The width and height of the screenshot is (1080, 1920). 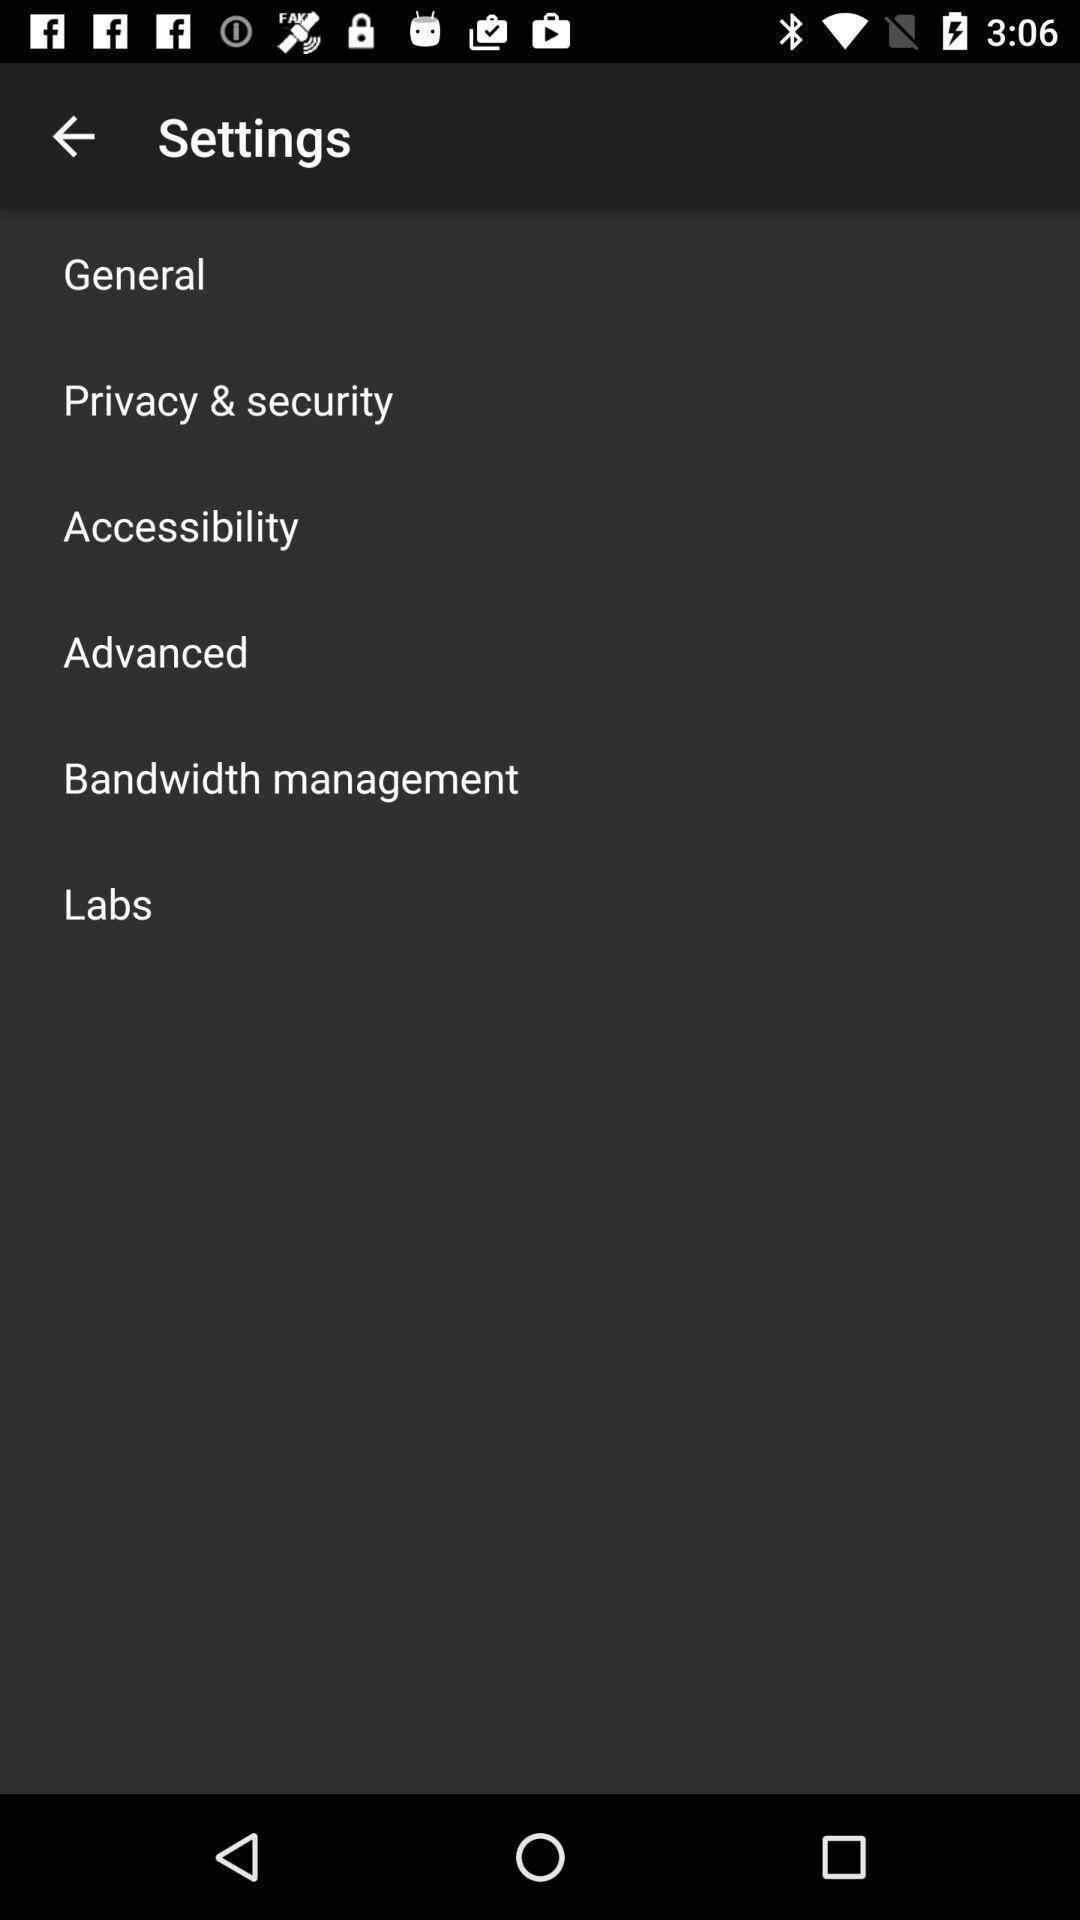 What do you see at coordinates (290, 776) in the screenshot?
I see `the item below advanced item` at bounding box center [290, 776].